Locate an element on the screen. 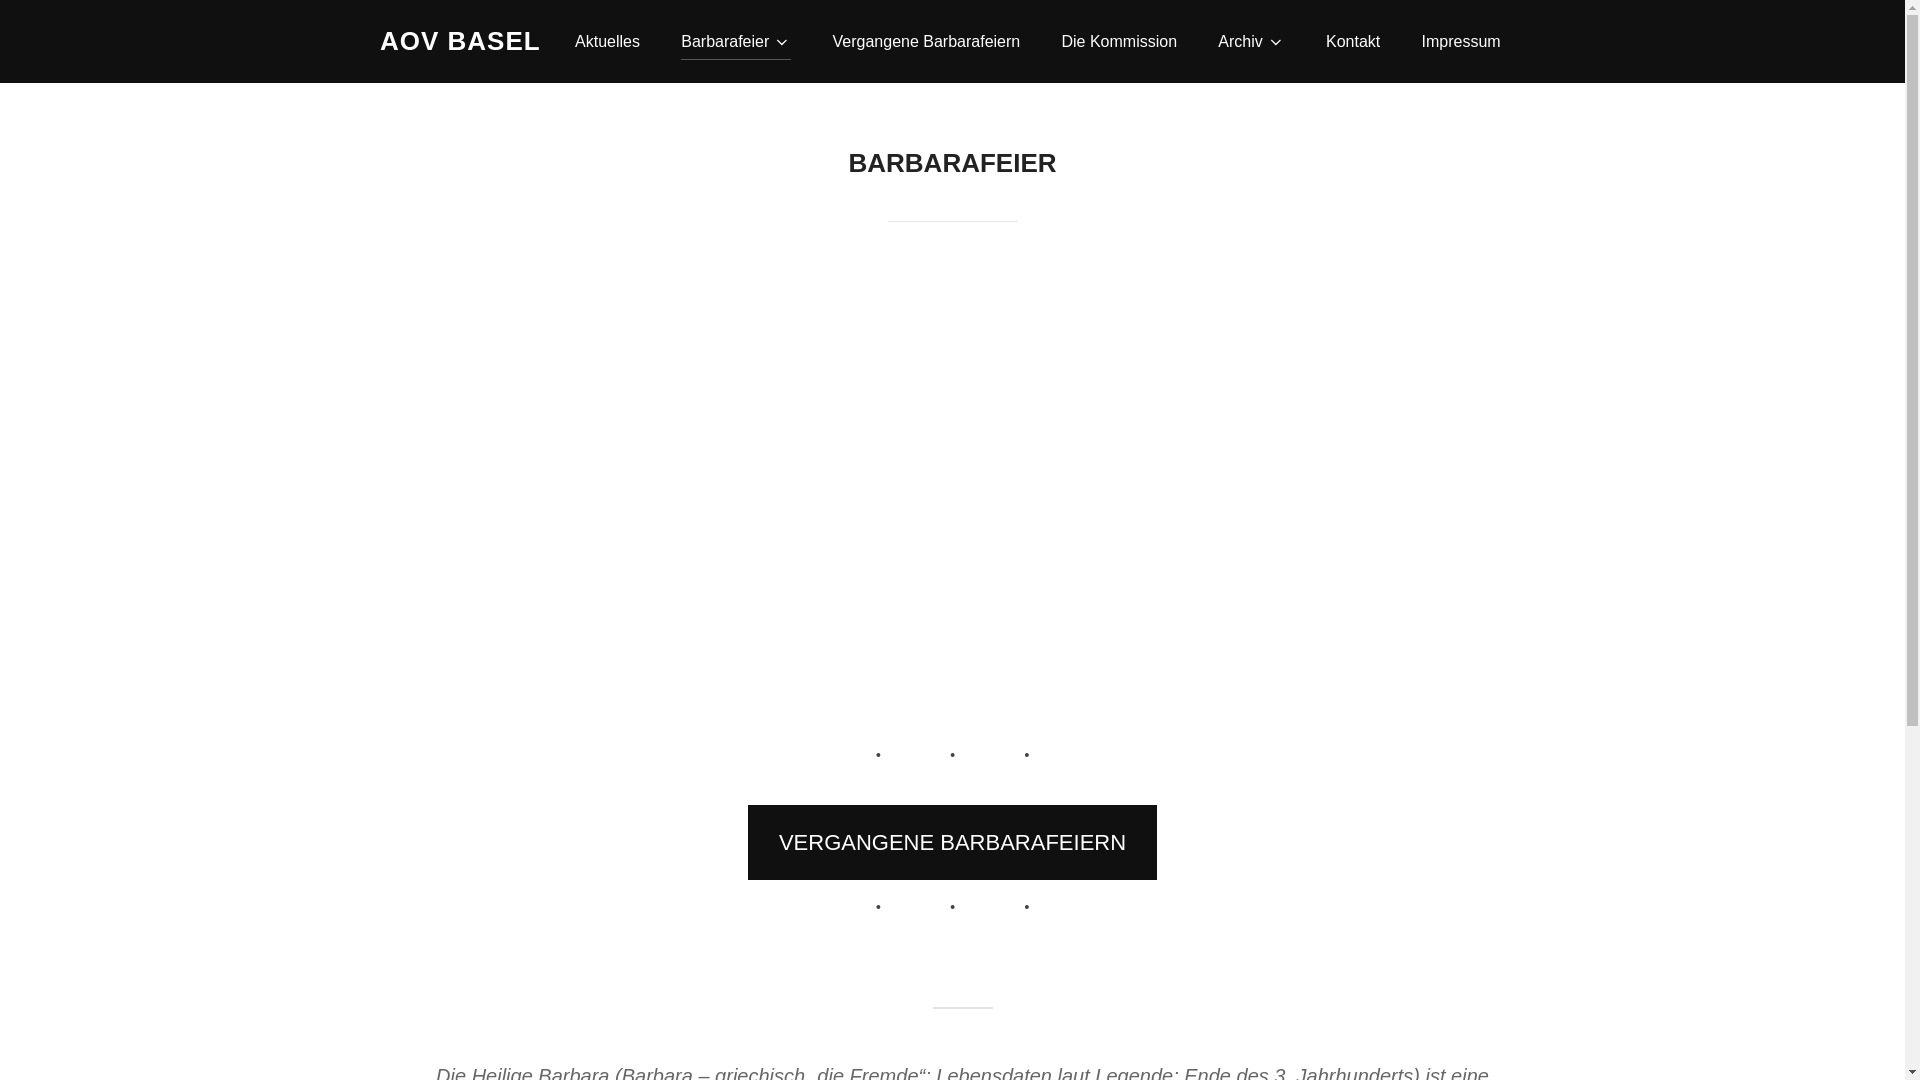 This screenshot has height=1080, width=1920. 'Barbarafeier' is located at coordinates (734, 41).